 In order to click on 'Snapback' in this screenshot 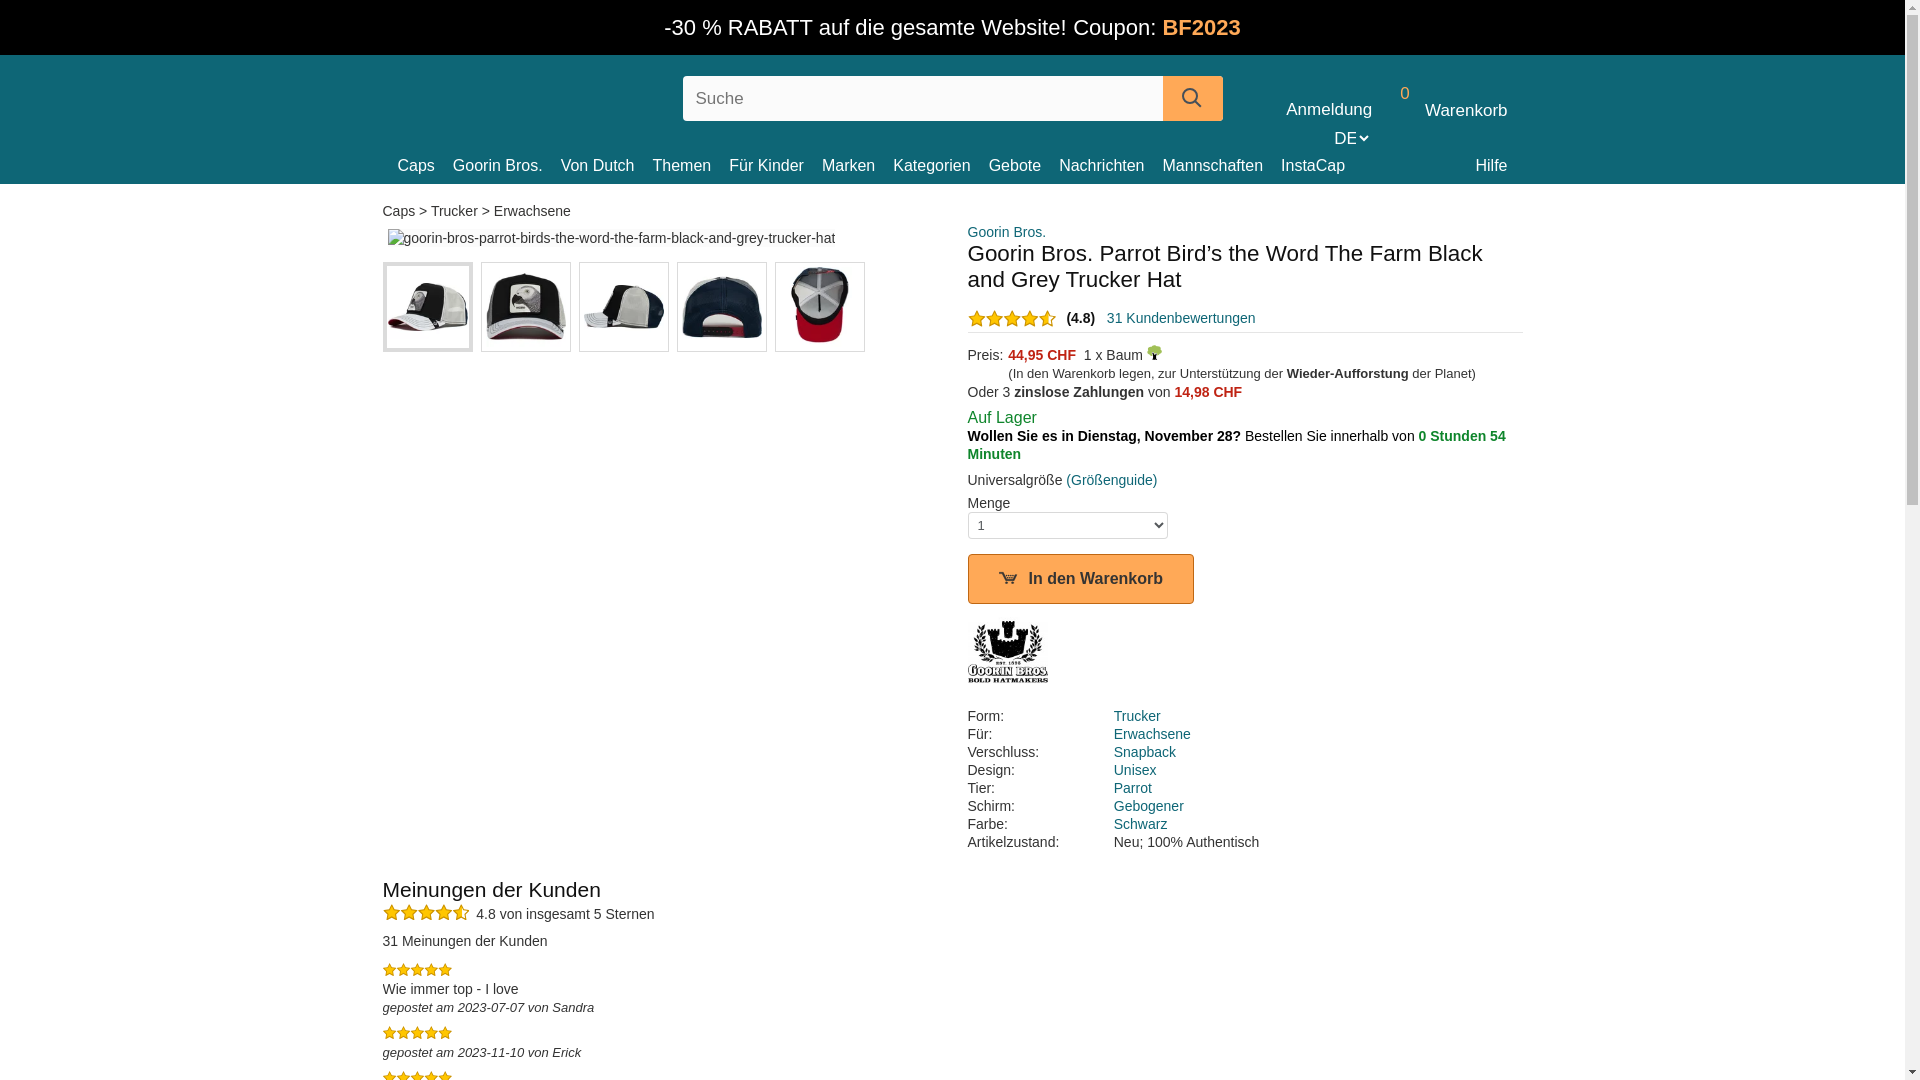, I will do `click(1145, 752)`.